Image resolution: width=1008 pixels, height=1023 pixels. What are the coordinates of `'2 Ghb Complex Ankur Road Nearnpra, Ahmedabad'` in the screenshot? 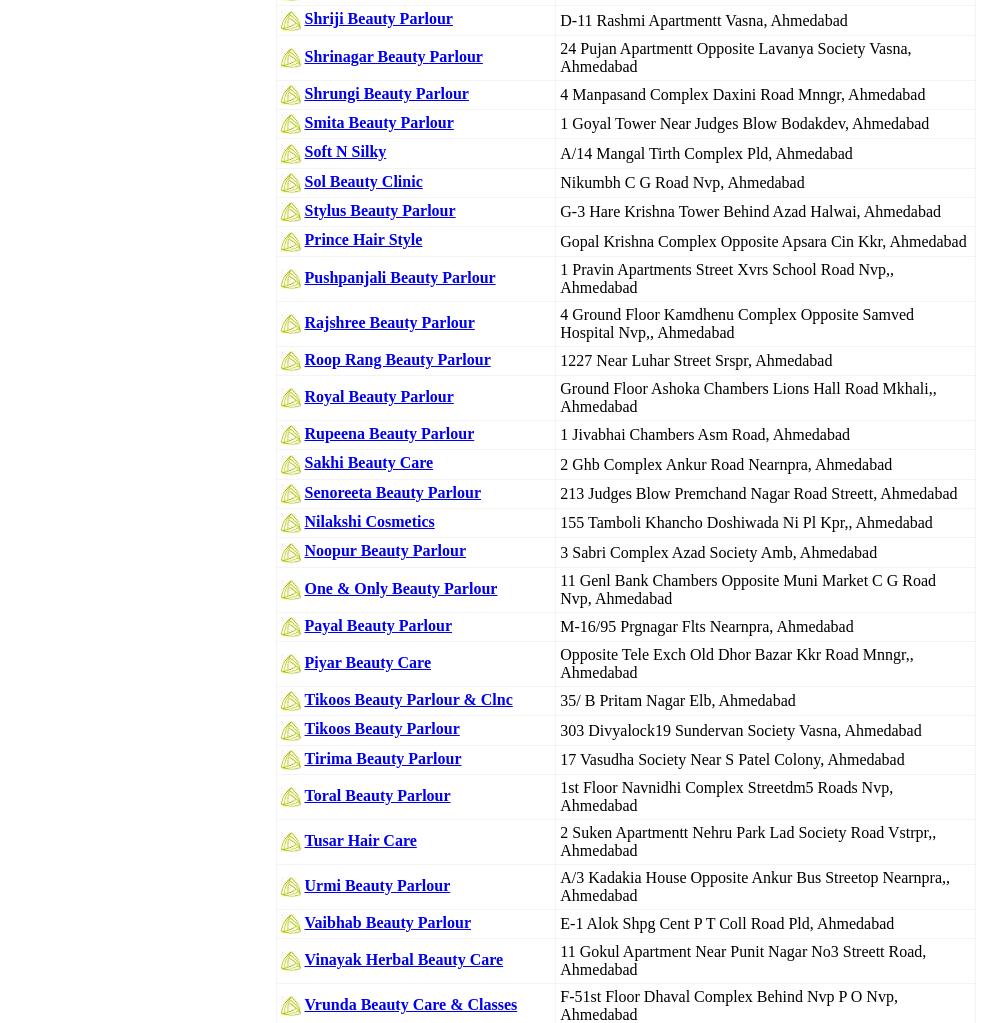 It's located at (560, 462).